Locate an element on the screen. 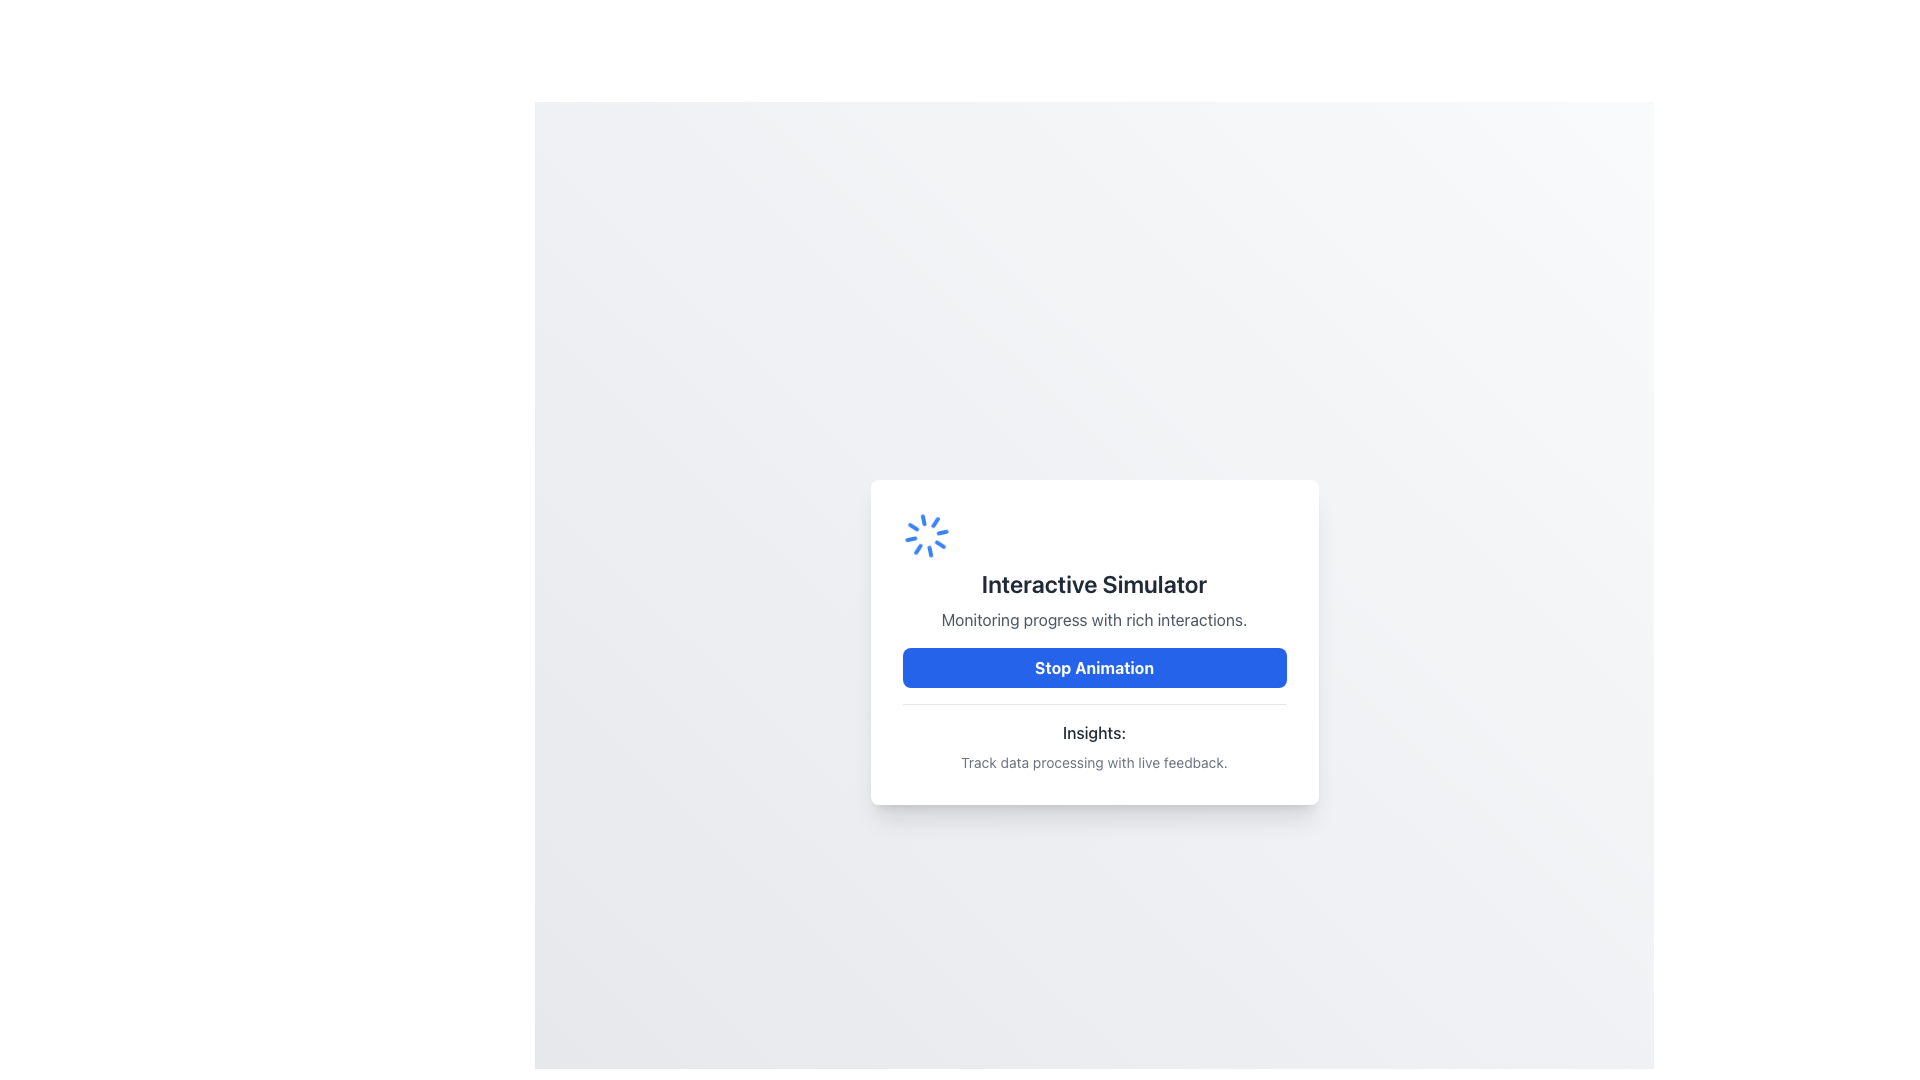 This screenshot has width=1920, height=1080. the Text Block that provides information about tracking data processing, located within a white card below the 'Stop Animation' button is located at coordinates (1093, 737).